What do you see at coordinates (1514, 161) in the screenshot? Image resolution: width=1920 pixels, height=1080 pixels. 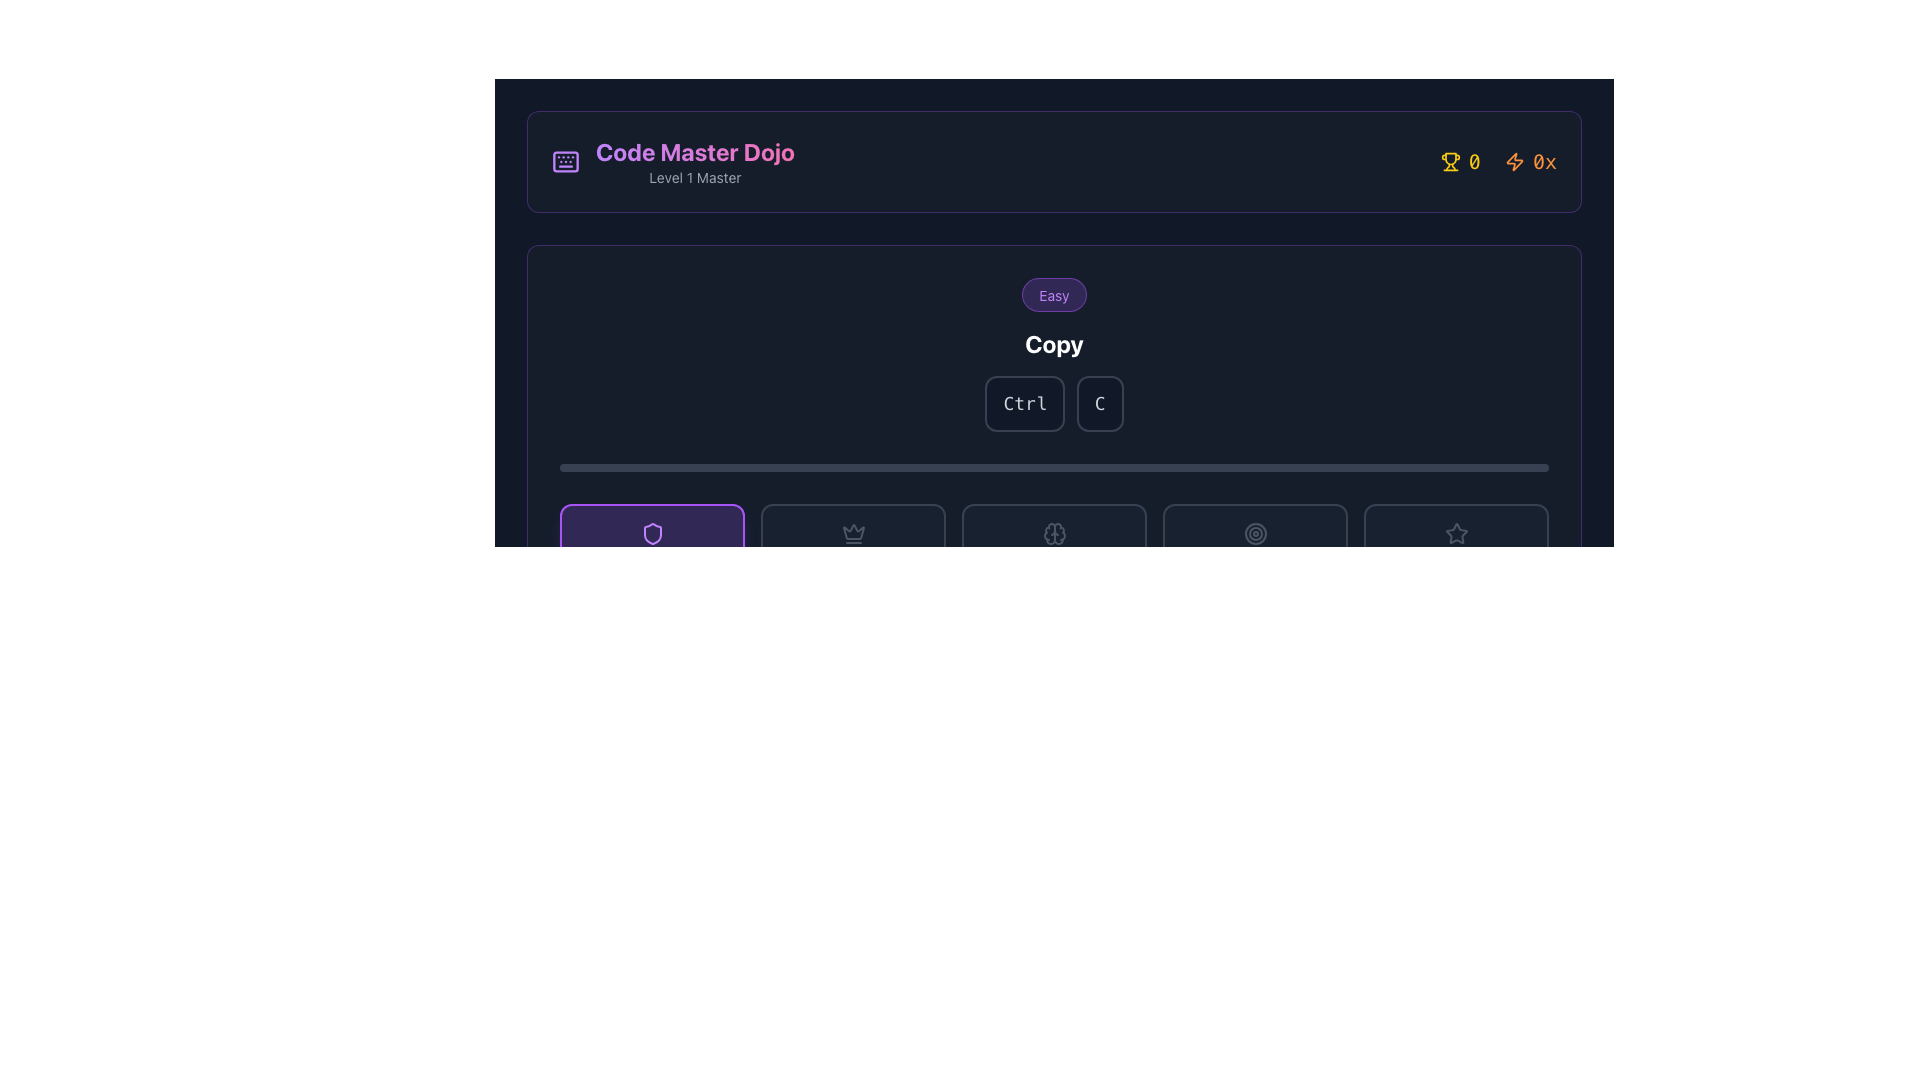 I see `the speed energy icon located at the top-right section of the user interface, positioned to the left of the text label '0x' and near the trophy icon` at bounding box center [1514, 161].